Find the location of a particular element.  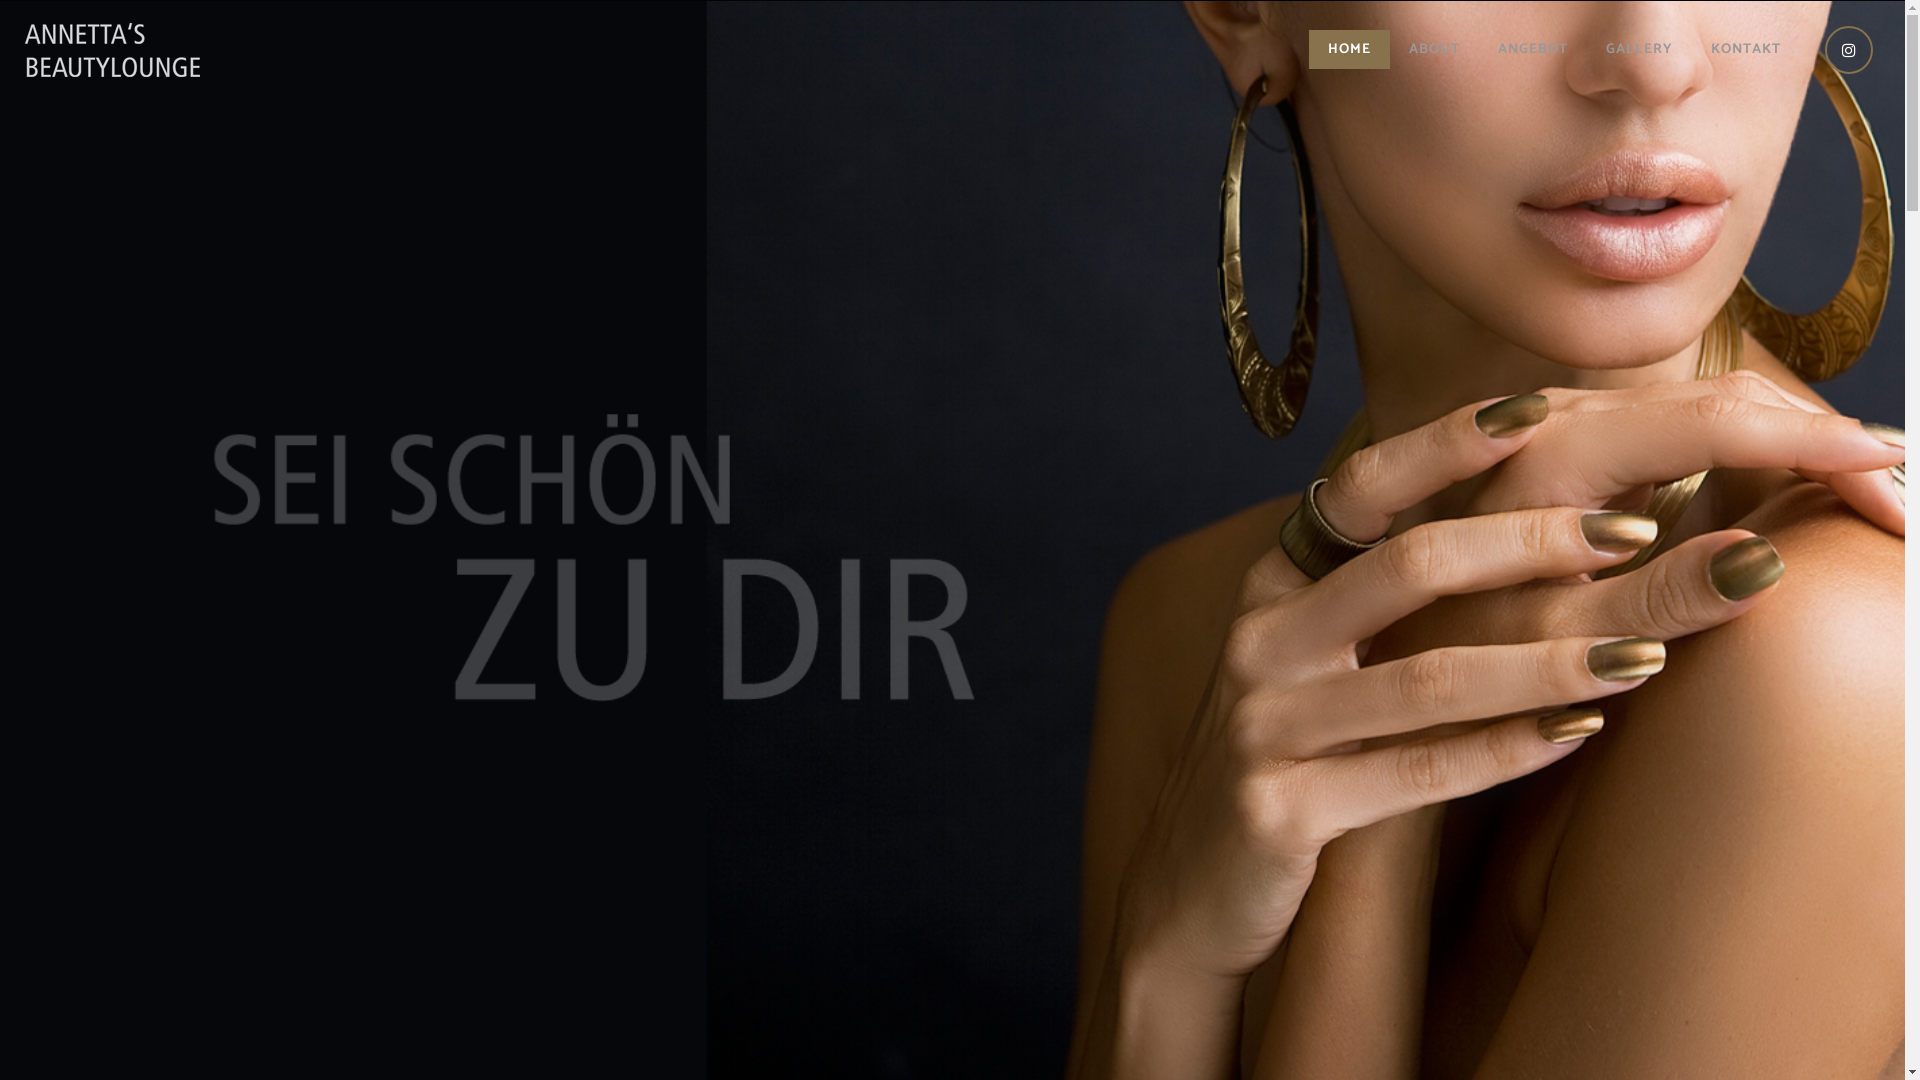

'GALLERY' is located at coordinates (1639, 49).